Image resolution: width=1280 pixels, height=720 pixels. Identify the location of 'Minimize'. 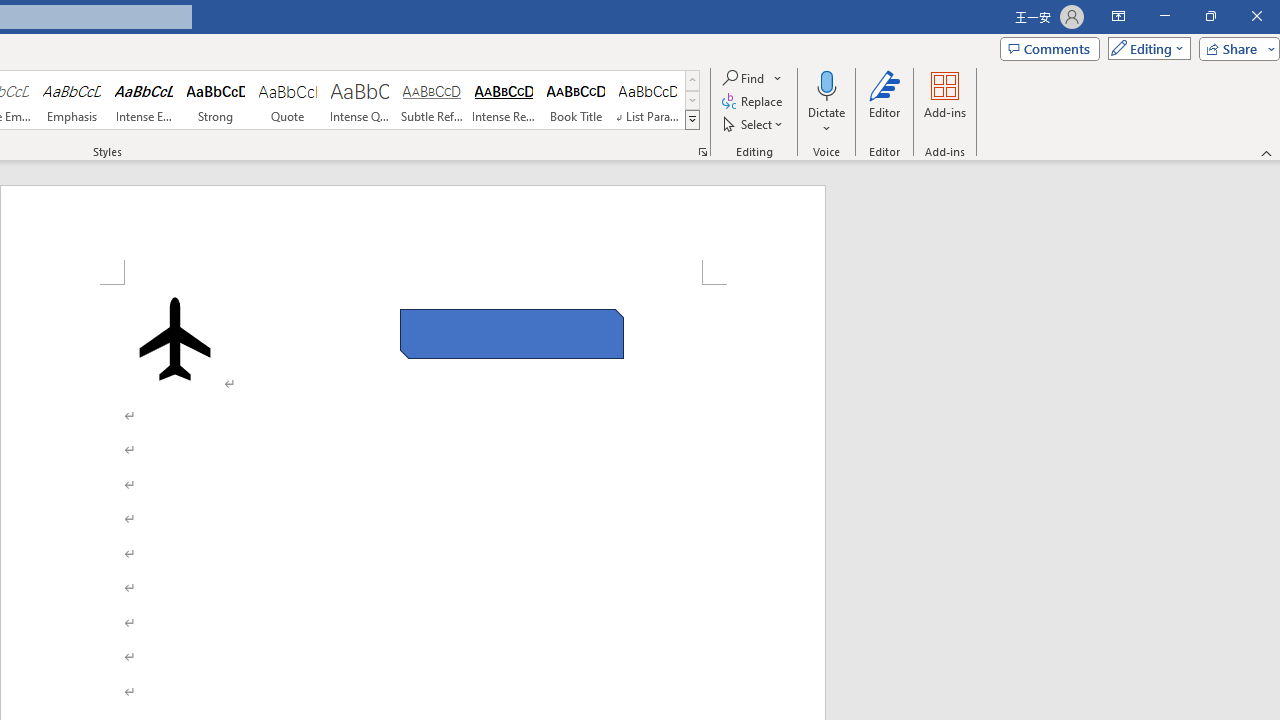
(1164, 16).